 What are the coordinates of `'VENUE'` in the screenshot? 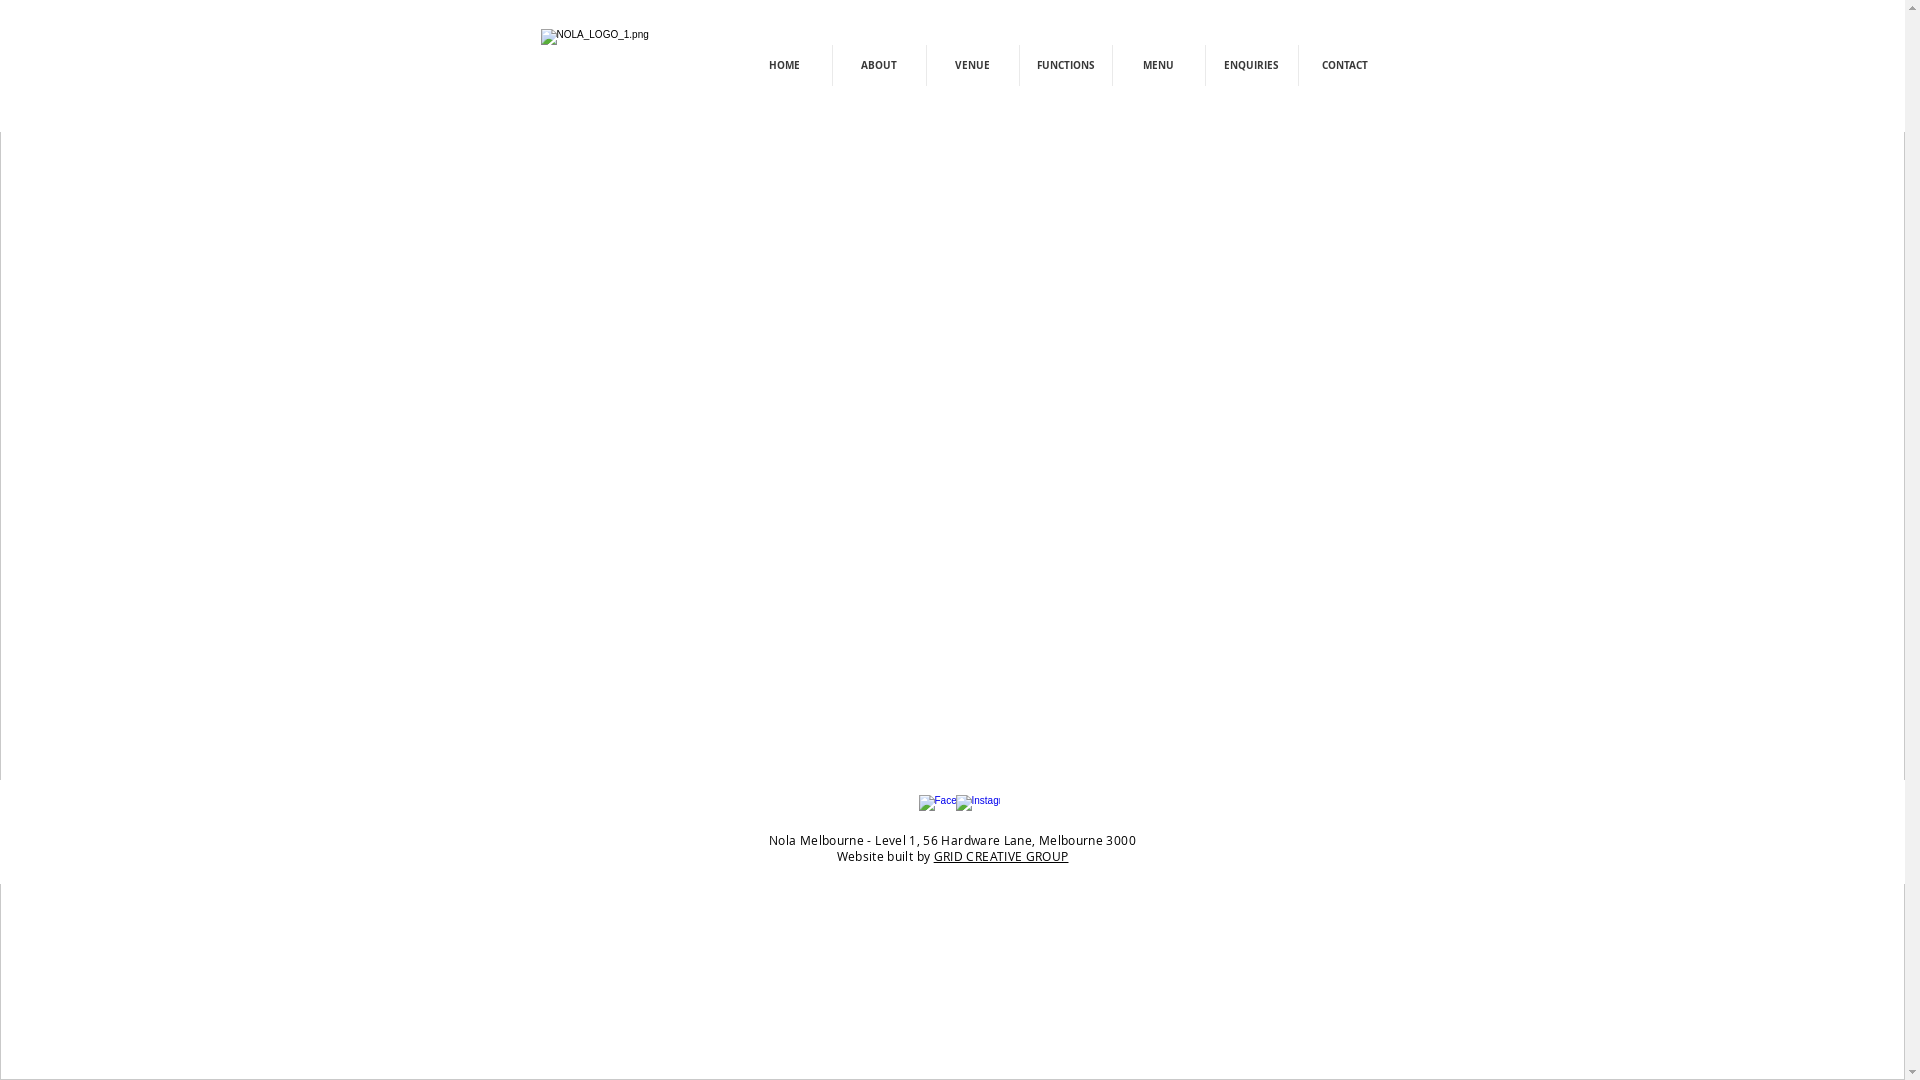 It's located at (971, 64).